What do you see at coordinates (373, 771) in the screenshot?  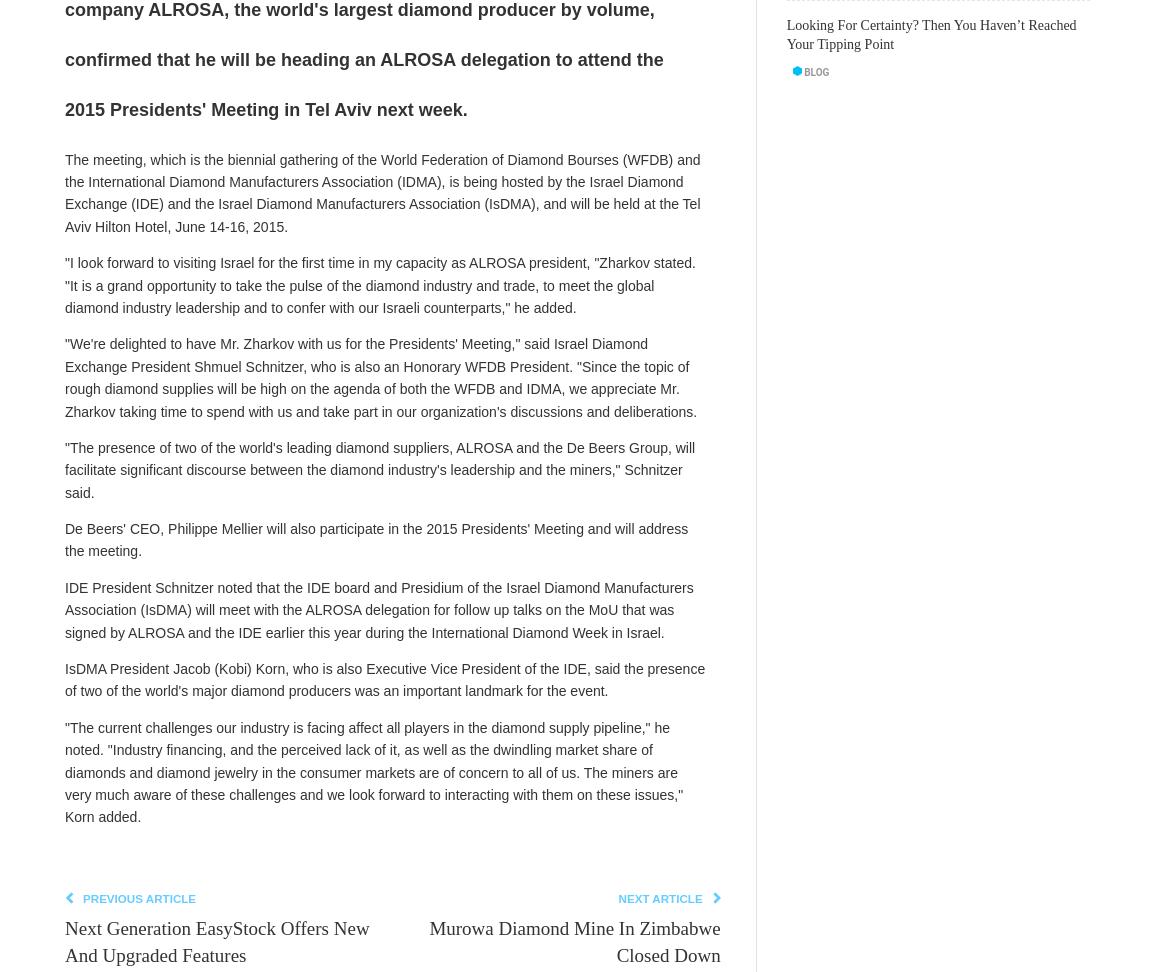 I see `'"The current challenges our industry is facing affect all players in the diamond supply pipeline," he noted. "Industry financing, and the perceived lack of it, as well as the dwindling market share of diamonds and diamond jewelry in the consumer markets are of concern to all of us. The miners are very much aware of these challenges and we look forward to interacting with them on these issues," Korn added.'` at bounding box center [373, 771].